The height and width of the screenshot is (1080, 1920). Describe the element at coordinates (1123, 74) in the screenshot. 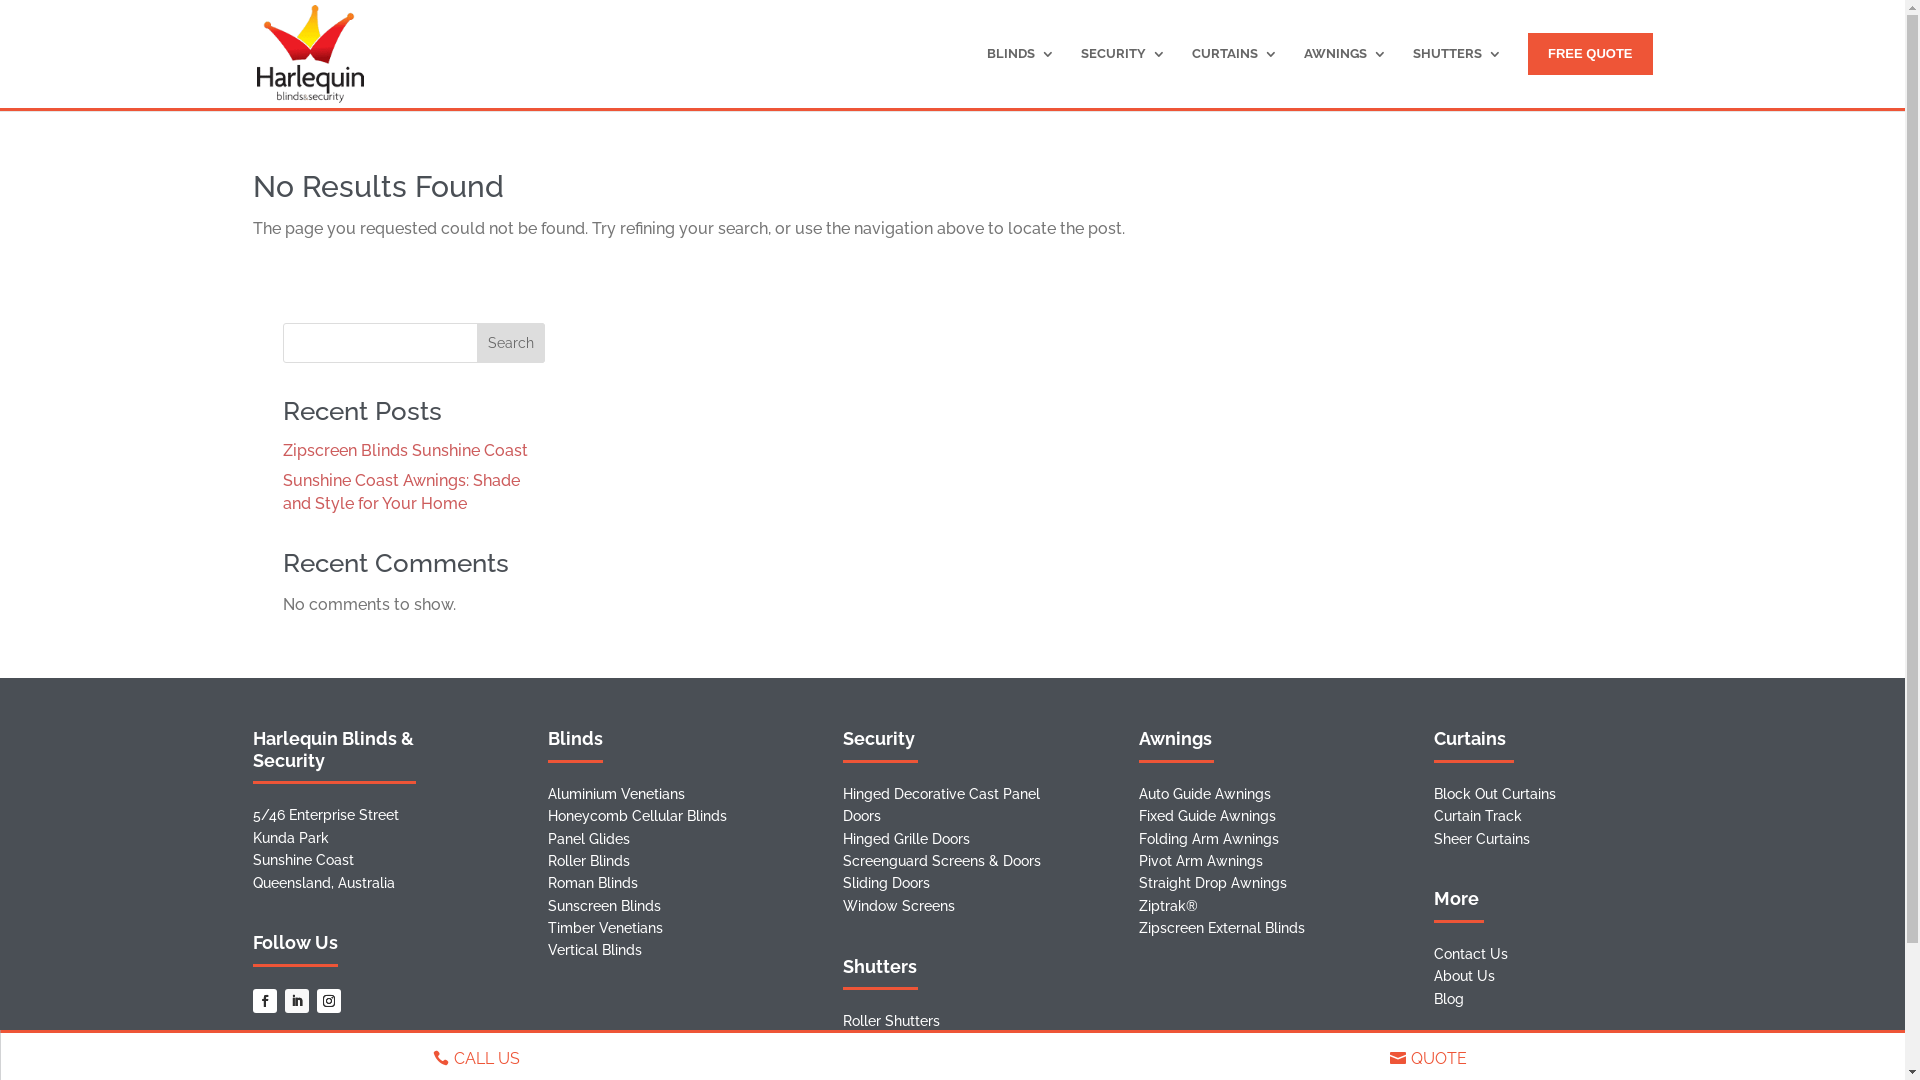

I see `'SECURITY'` at that location.